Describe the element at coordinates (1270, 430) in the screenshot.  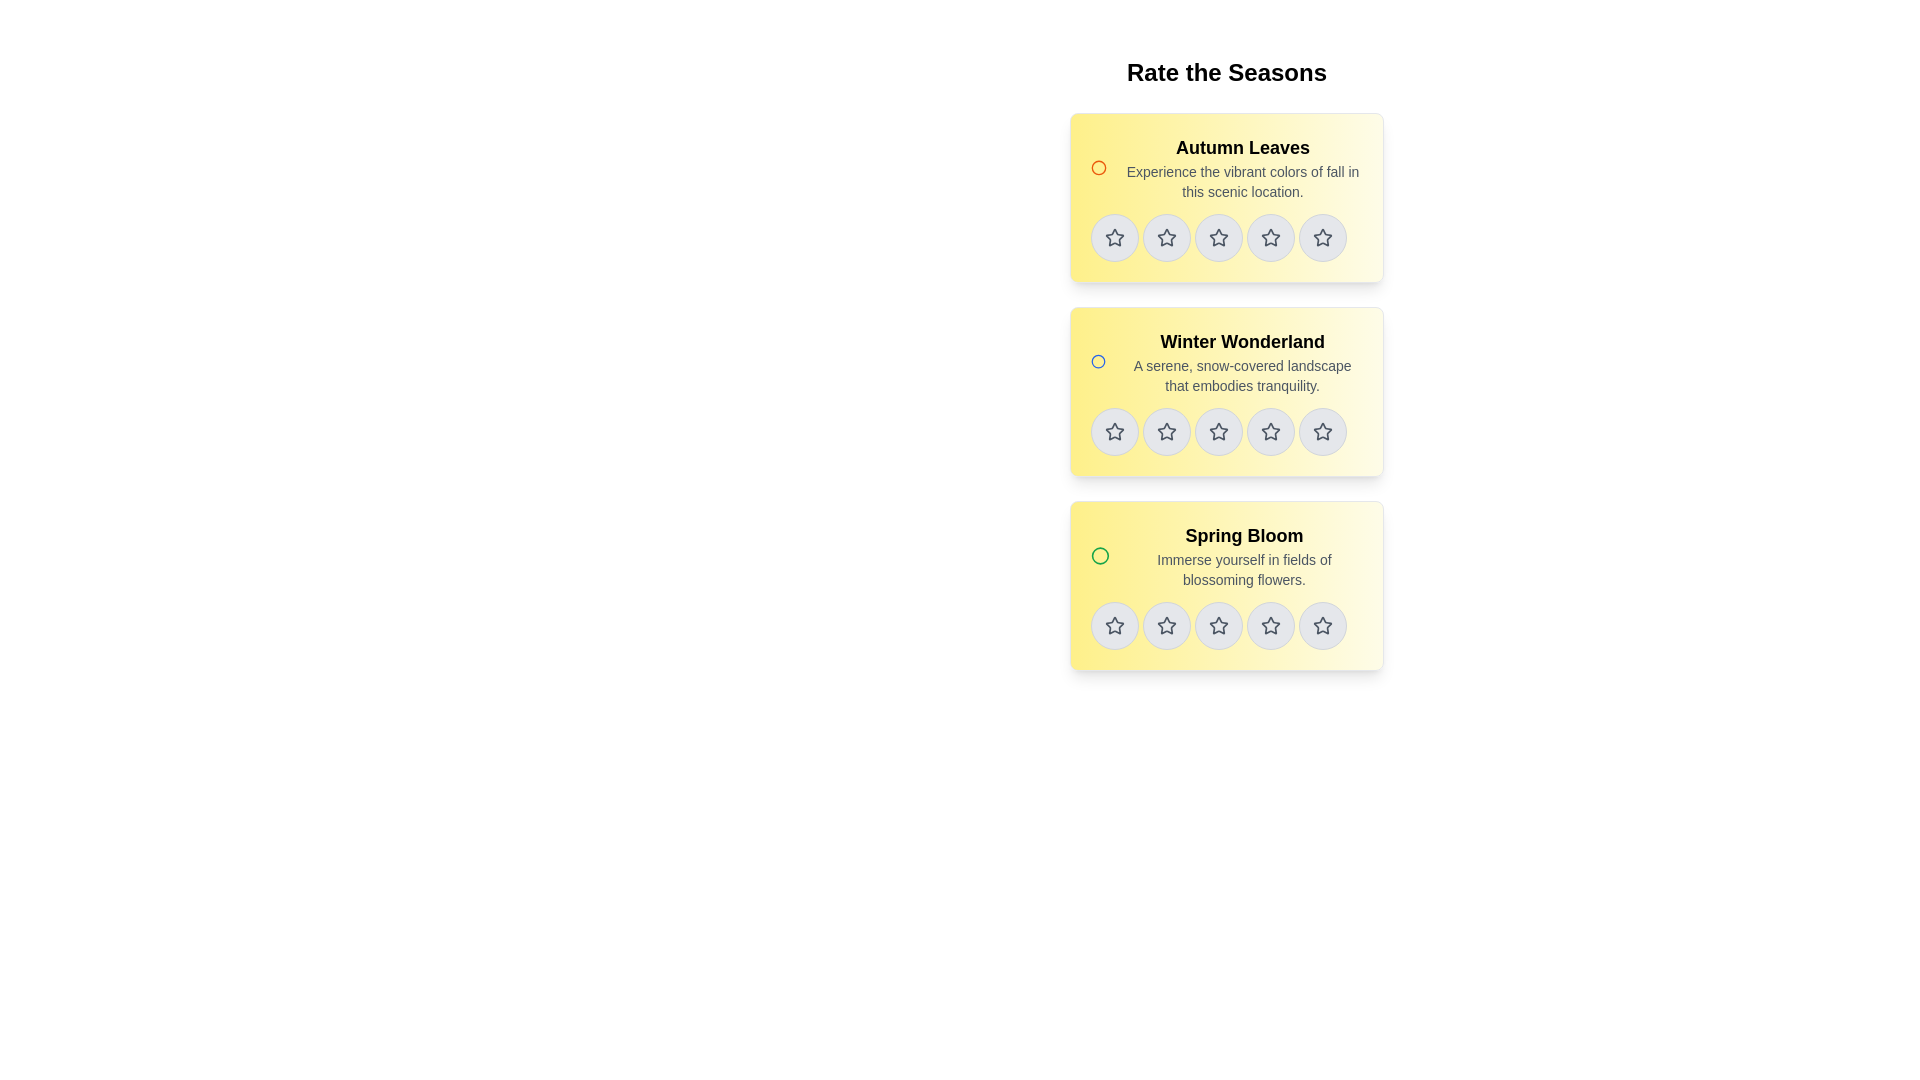
I see `the fourth star in the star rating control under 'Winter Wonderland'` at that location.